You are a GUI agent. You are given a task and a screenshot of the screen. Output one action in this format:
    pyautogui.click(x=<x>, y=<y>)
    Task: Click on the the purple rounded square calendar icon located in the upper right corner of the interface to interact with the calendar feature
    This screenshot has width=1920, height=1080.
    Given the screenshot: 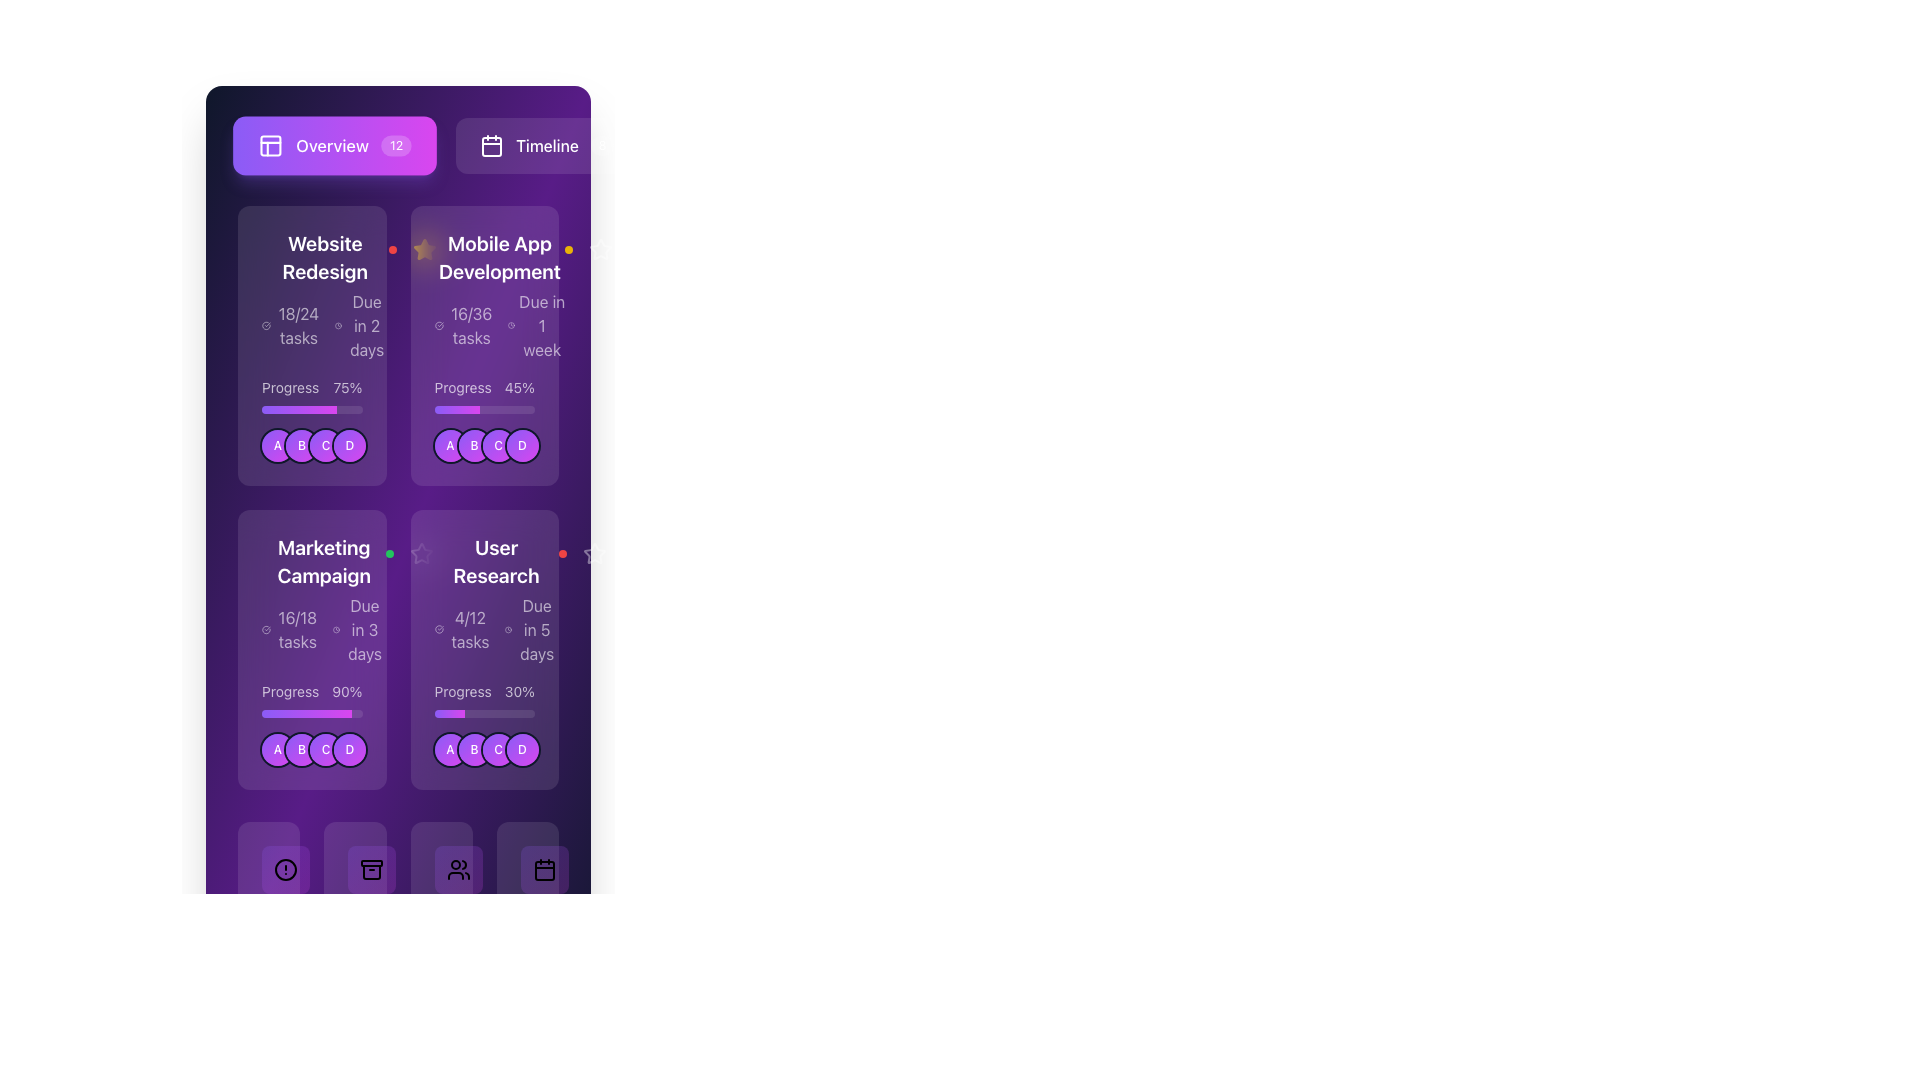 What is the action you would take?
    pyautogui.click(x=492, y=145)
    